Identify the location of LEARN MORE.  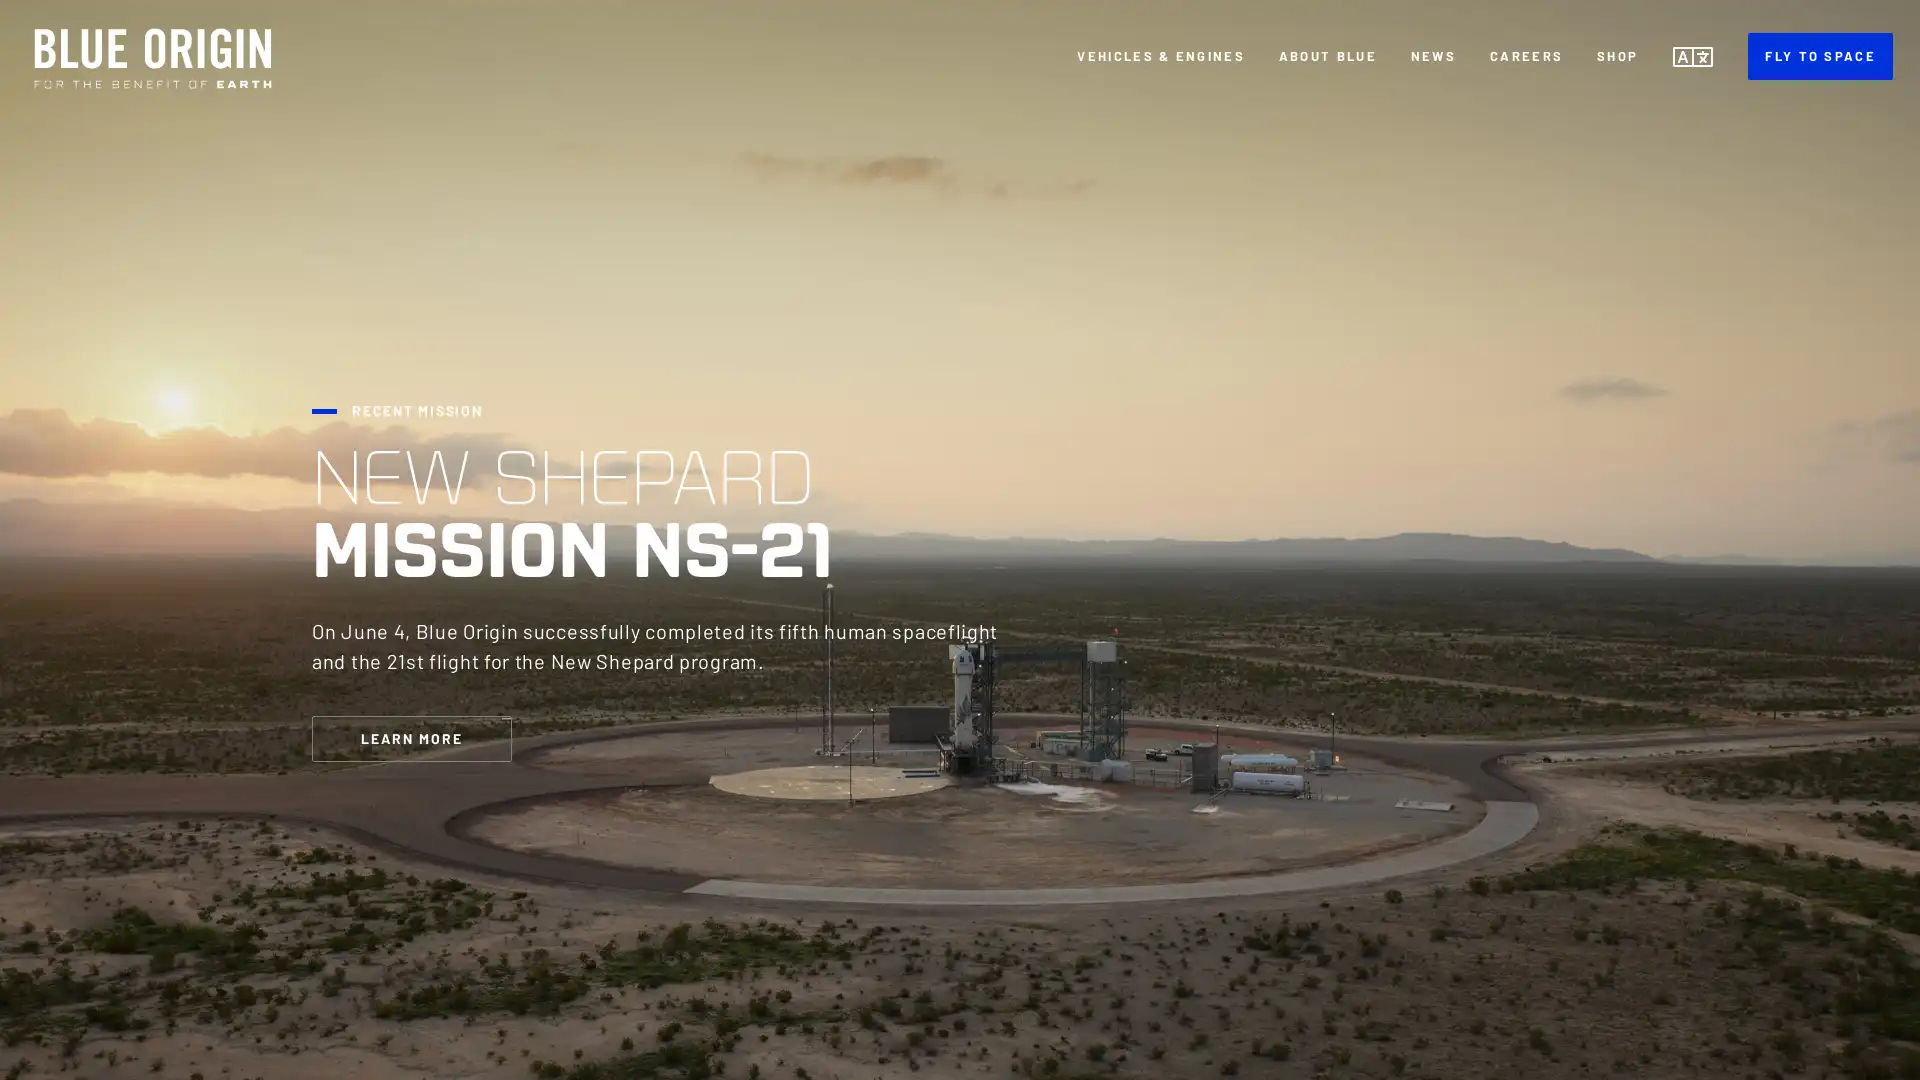
(411, 737).